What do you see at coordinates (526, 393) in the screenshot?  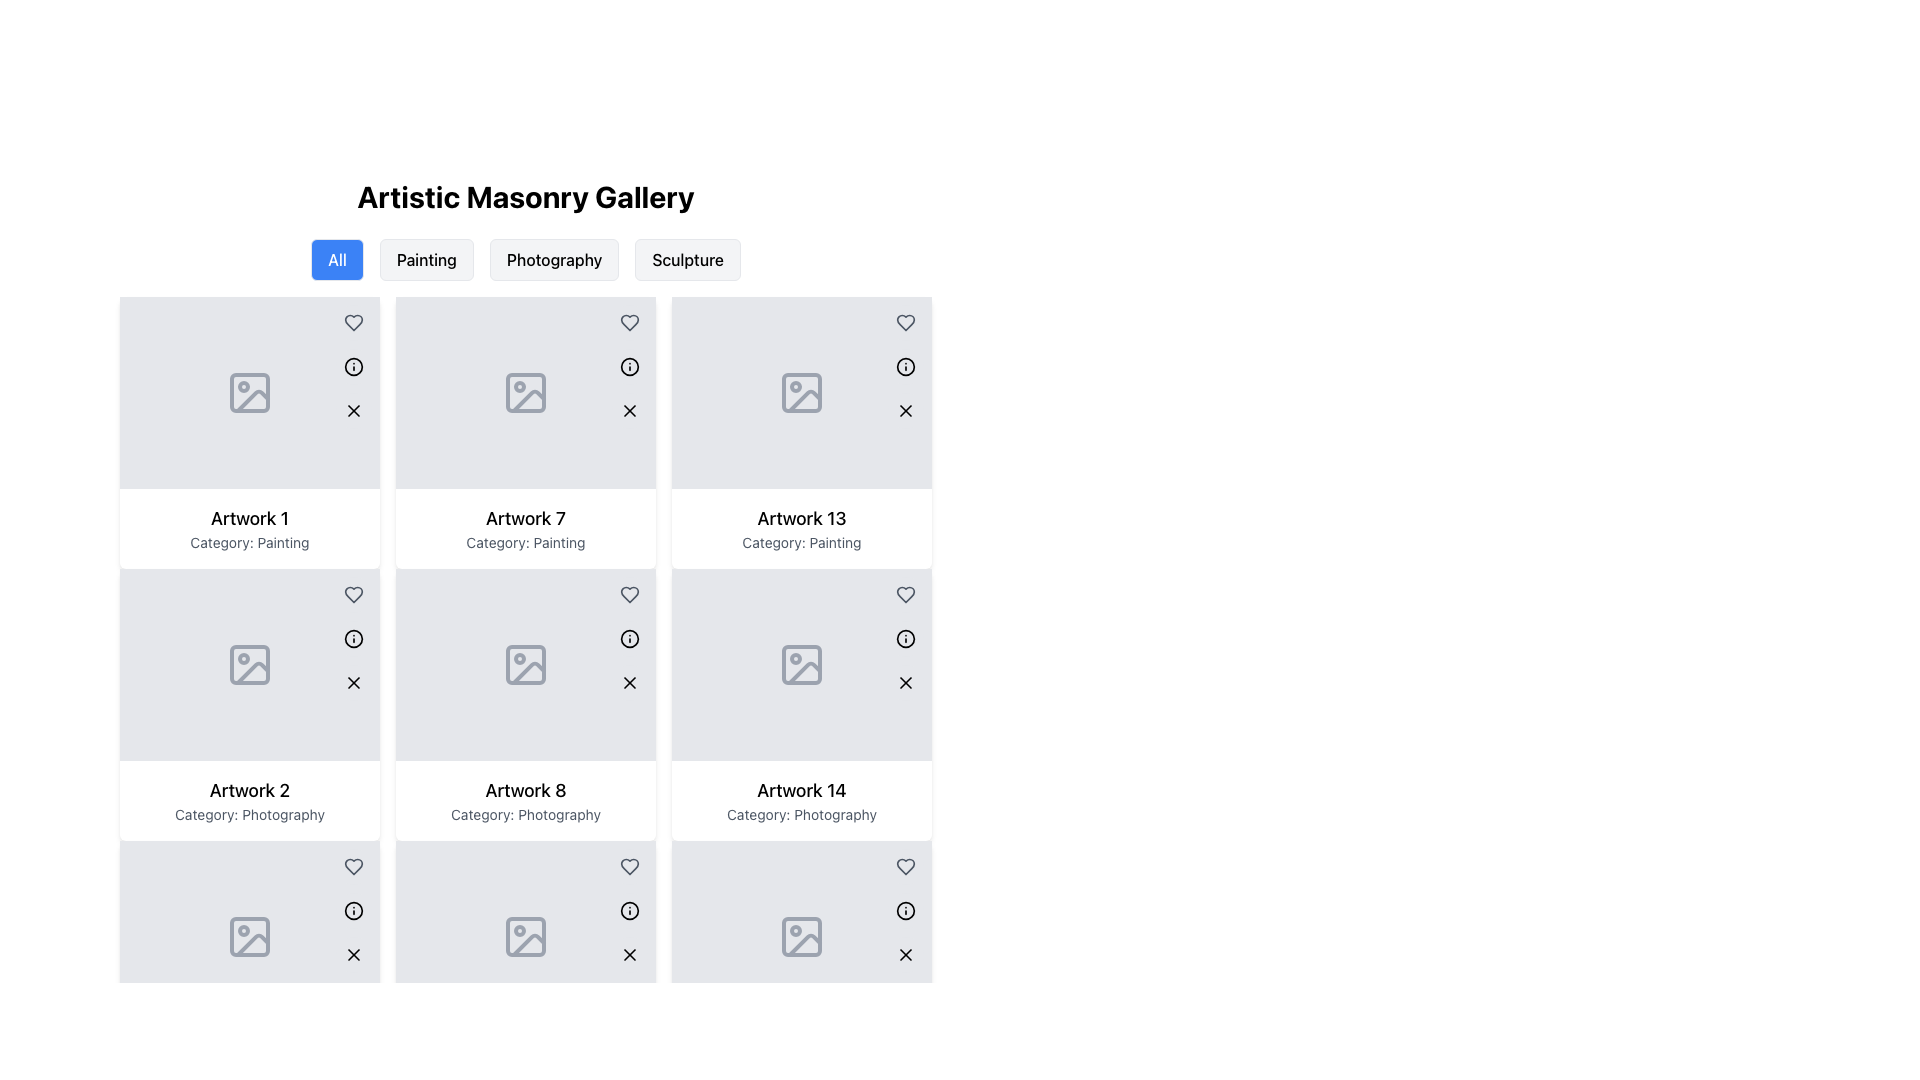 I see `the decorative graphic element, which is a hollow rectangular shape located inside the icon depicting a mountain and a sun in the 'Artwork 7' card, positioned in the second column and second row of the gallery` at bounding box center [526, 393].